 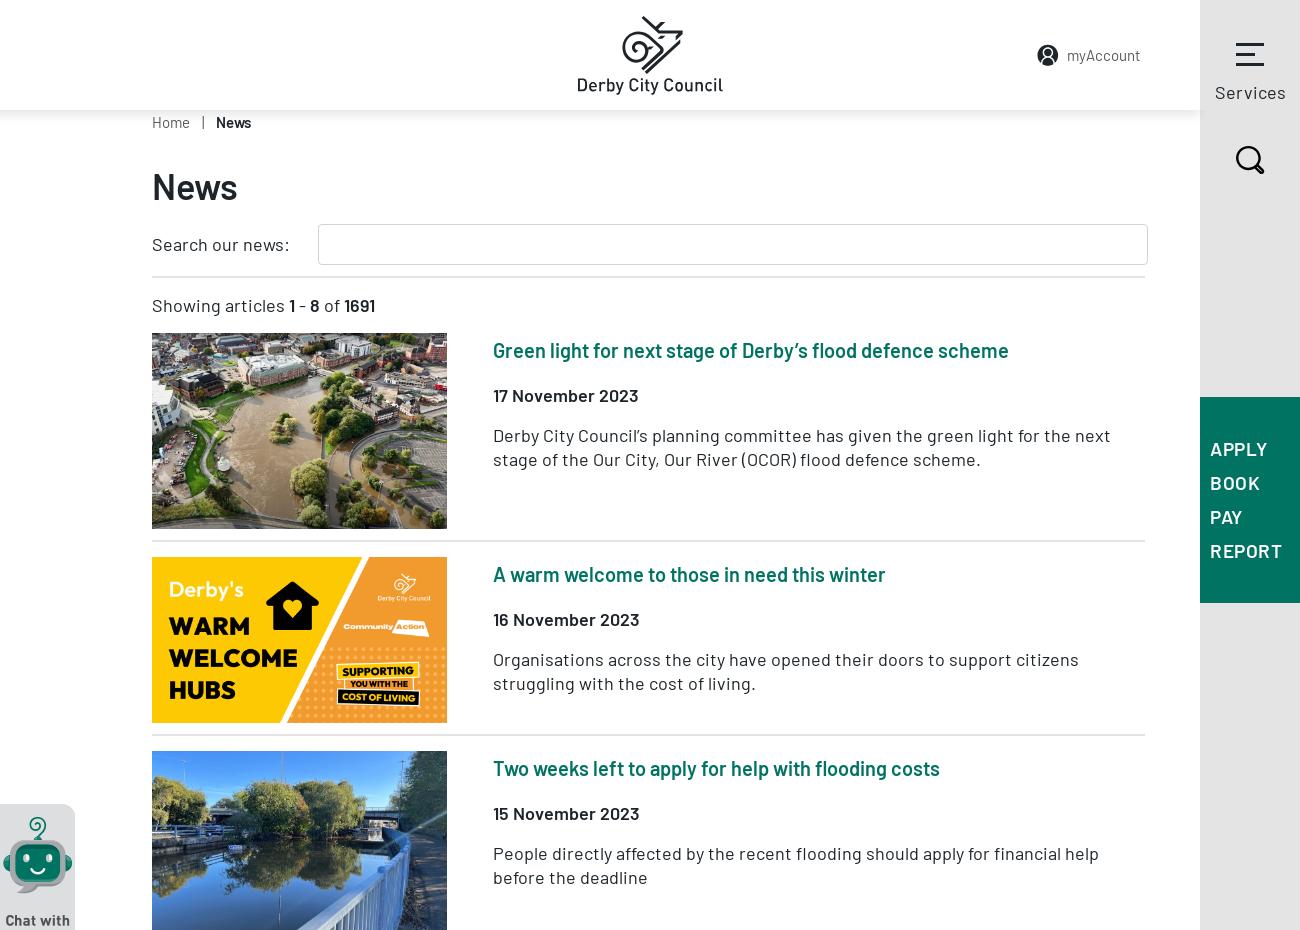 What do you see at coordinates (1237, 448) in the screenshot?
I see `'Apply'` at bounding box center [1237, 448].